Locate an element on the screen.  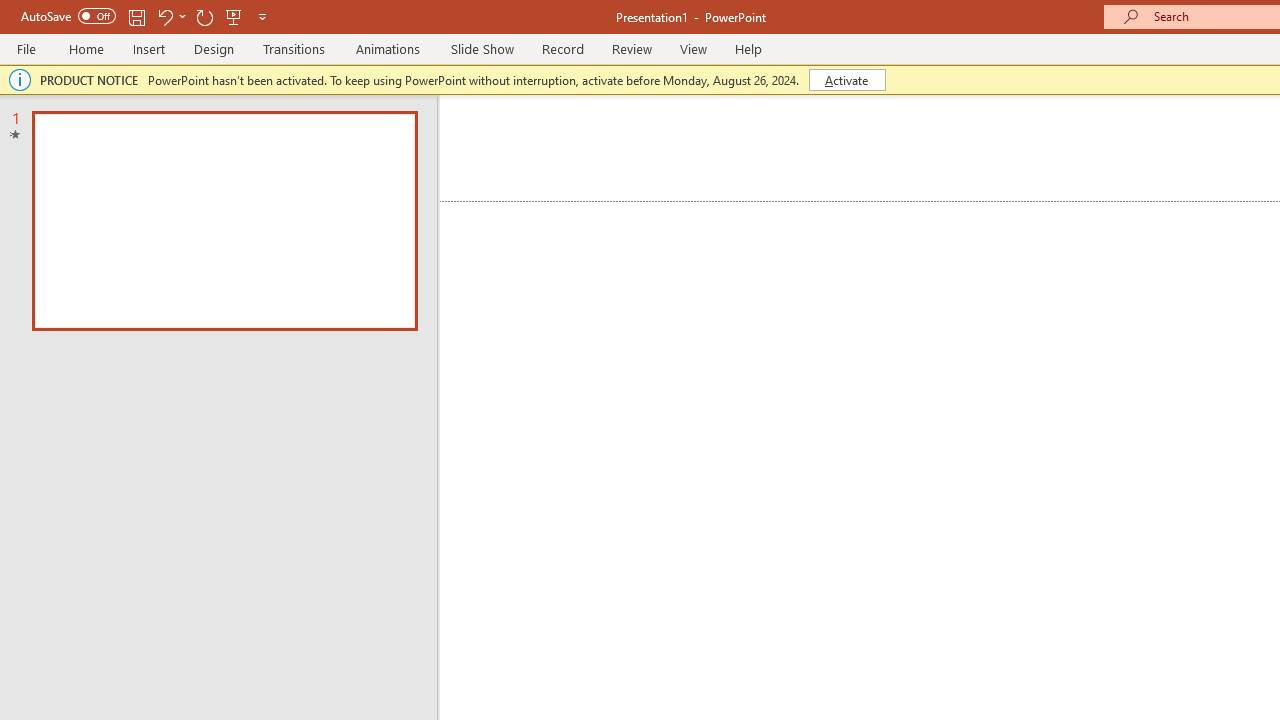
'Activate' is located at coordinates (847, 78).